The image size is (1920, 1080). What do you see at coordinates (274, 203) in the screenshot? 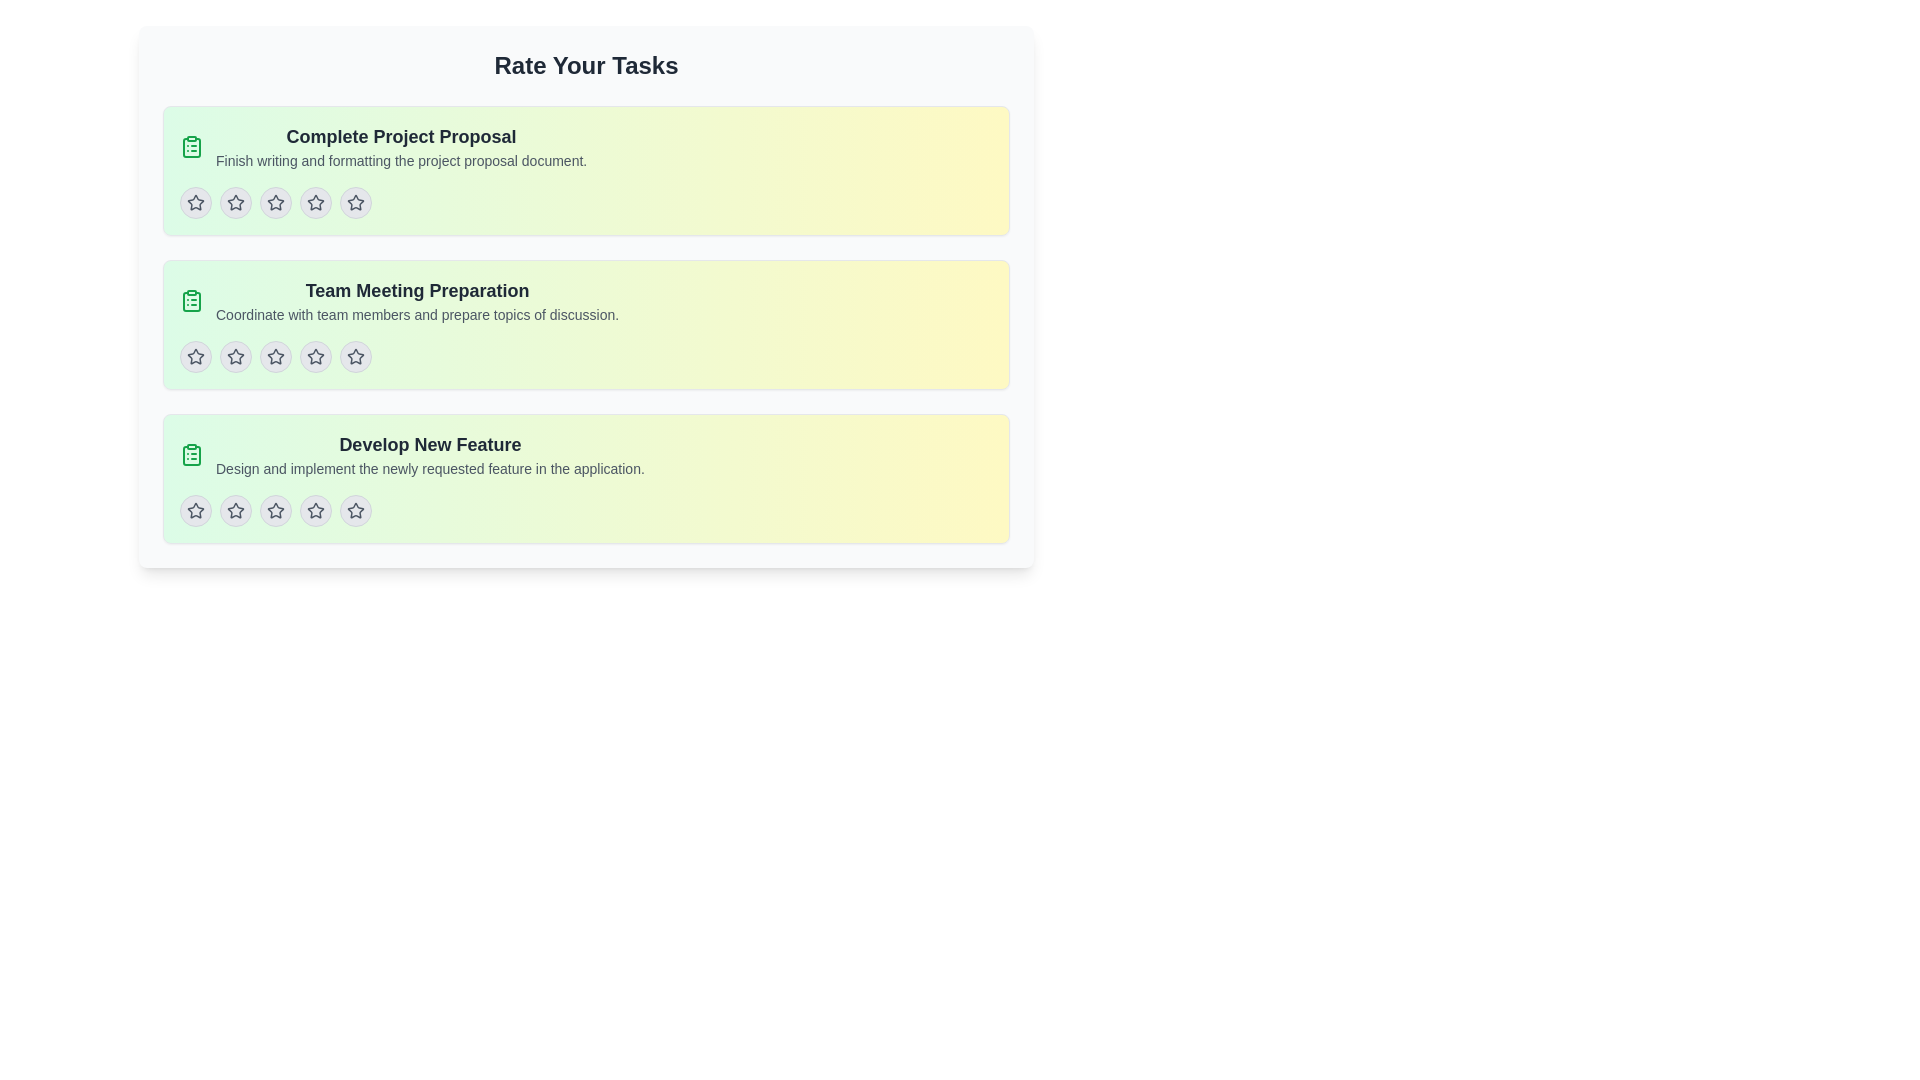
I see `the second star from the left in the rating stars for the 'Complete Project Proposal' task` at bounding box center [274, 203].